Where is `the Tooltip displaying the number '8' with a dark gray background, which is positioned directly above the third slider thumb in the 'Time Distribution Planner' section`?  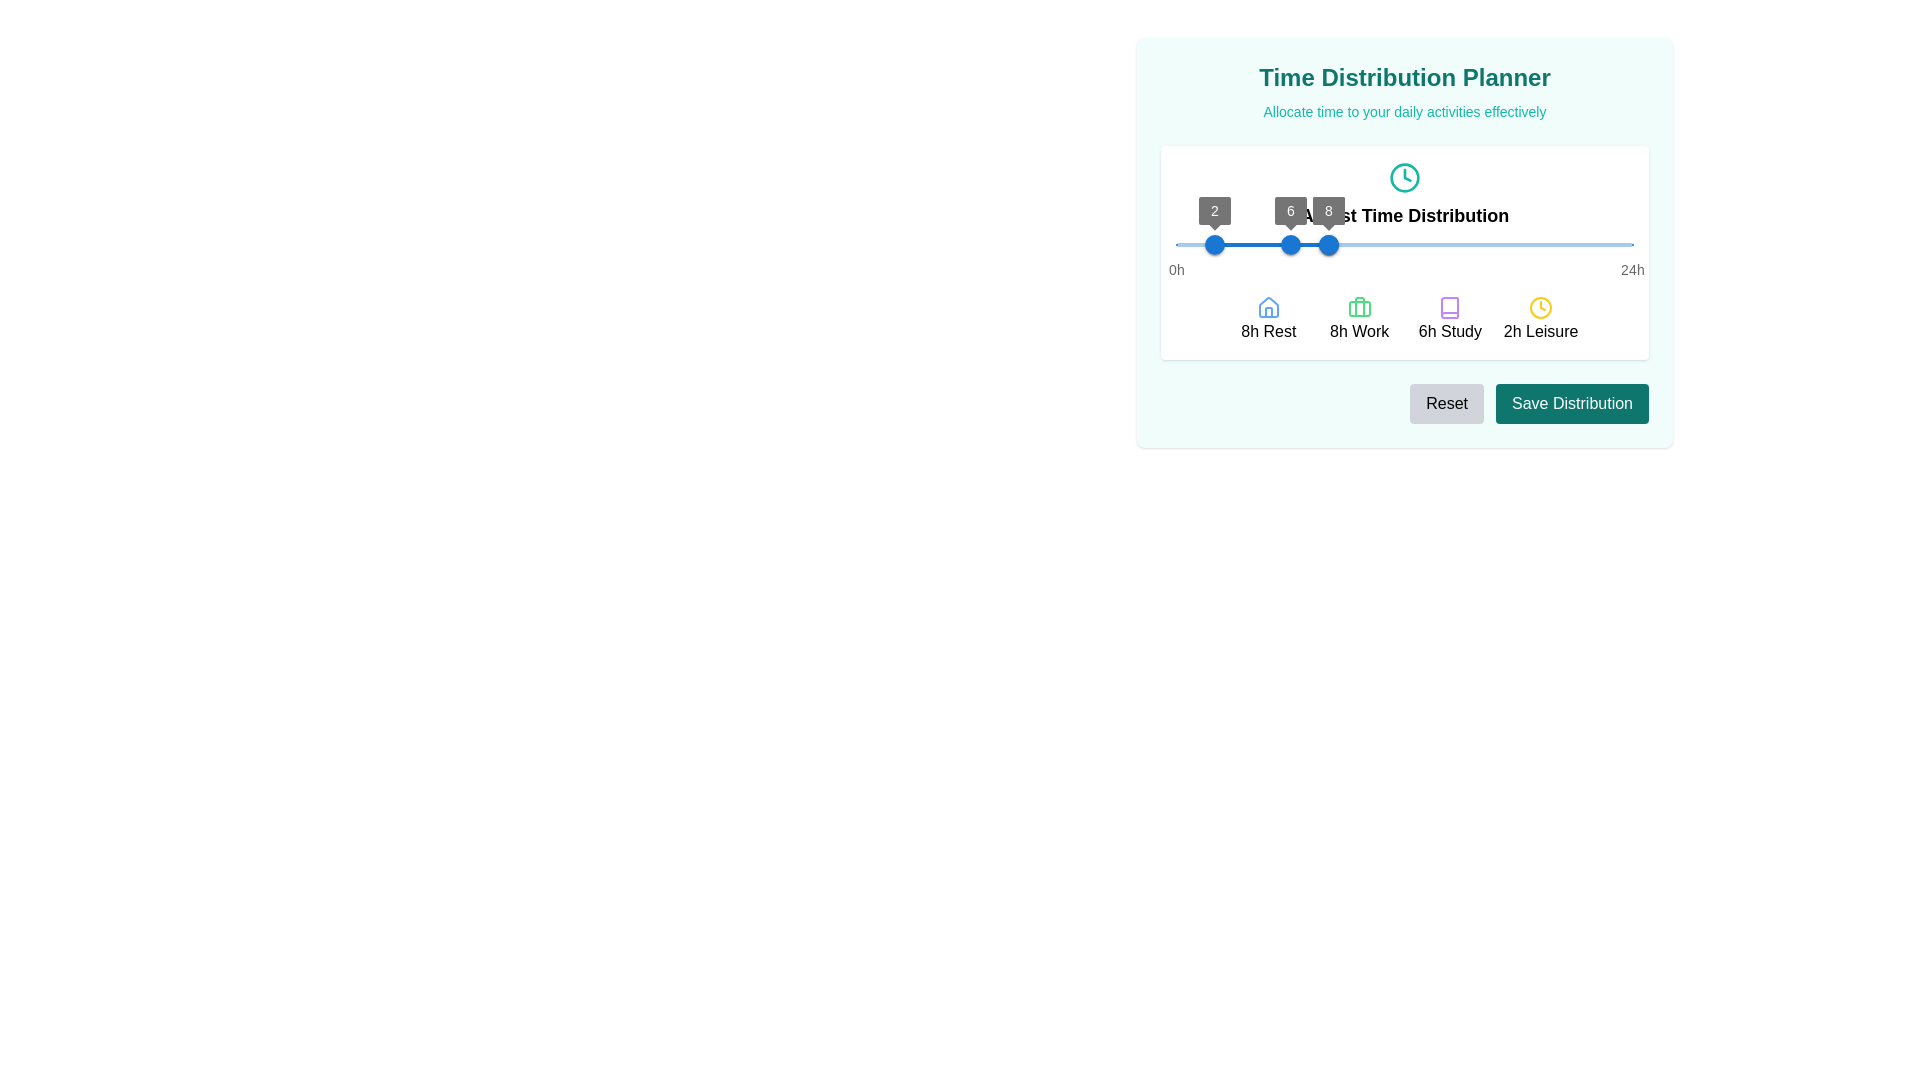 the Tooltip displaying the number '8' with a dark gray background, which is positioned directly above the third slider thumb in the 'Time Distribution Planner' section is located at coordinates (1329, 211).